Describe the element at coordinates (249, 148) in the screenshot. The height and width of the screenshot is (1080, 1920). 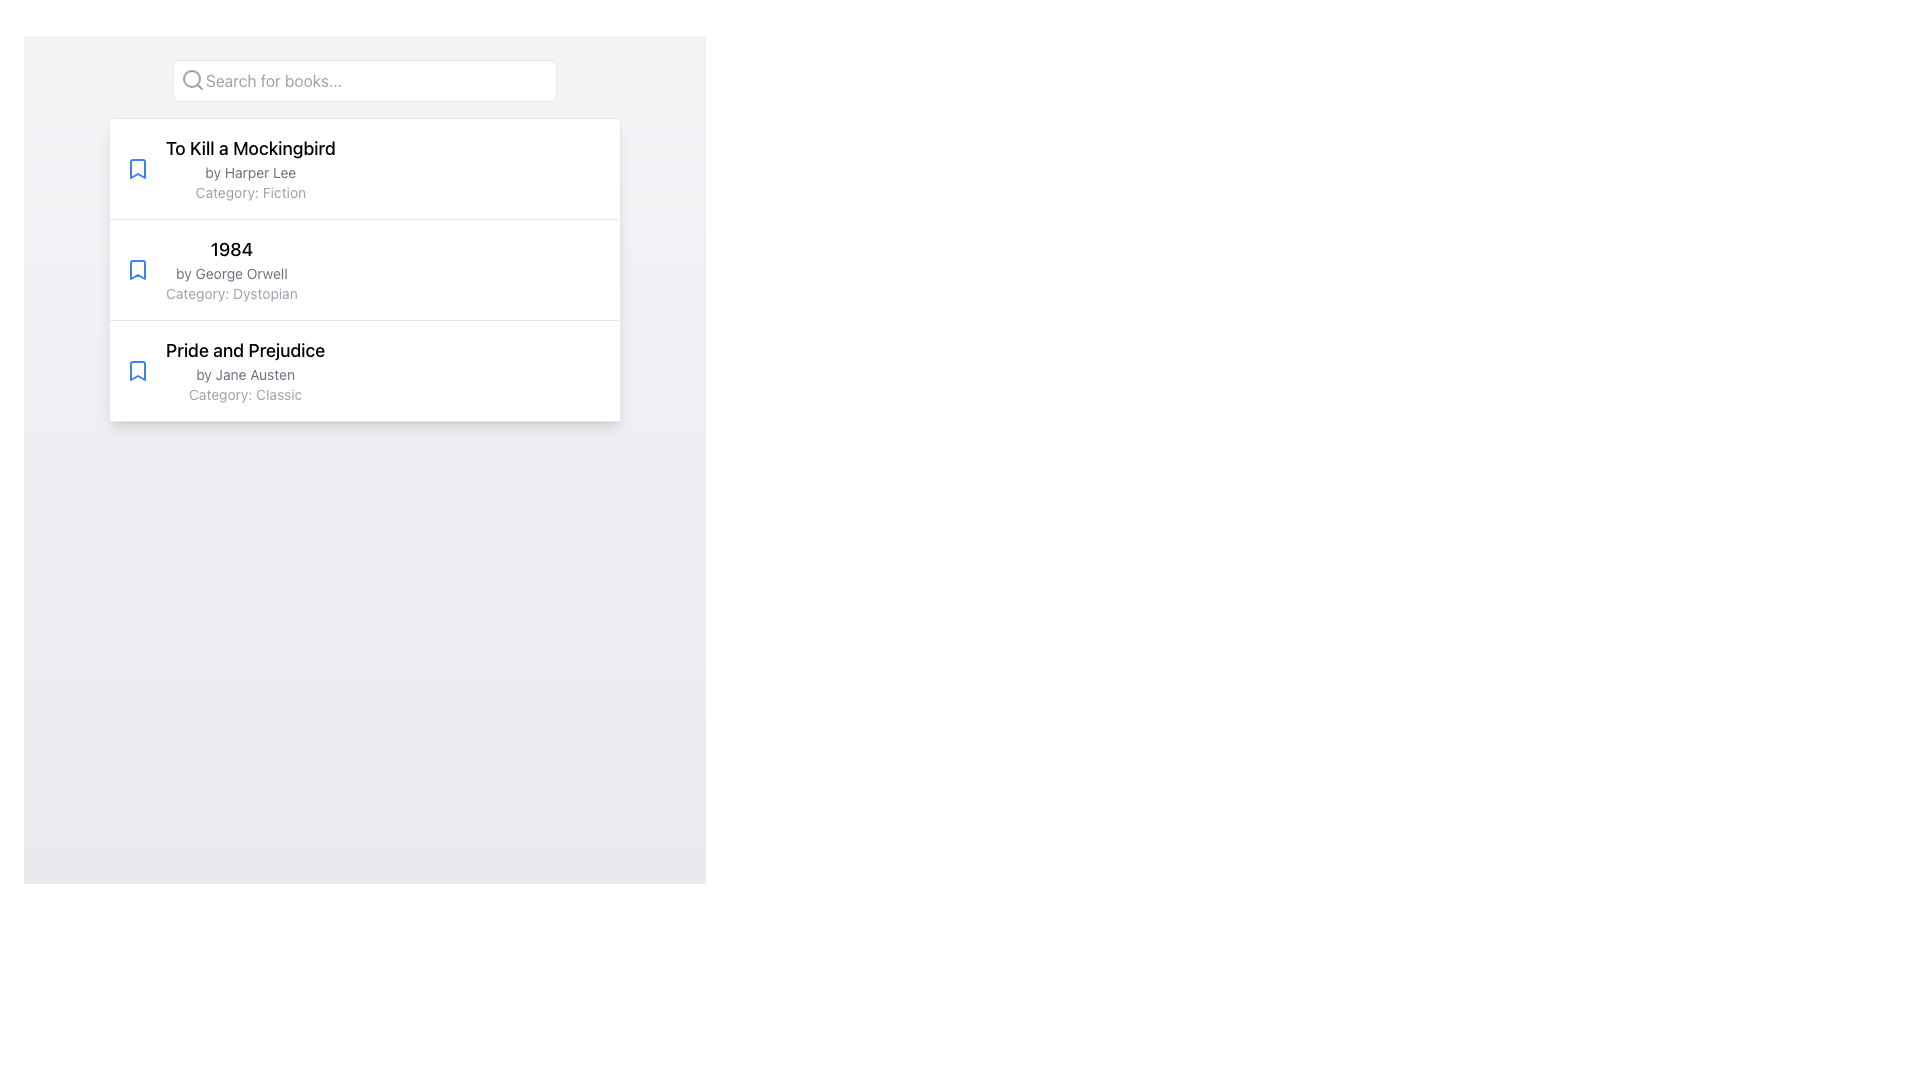
I see `the text label displaying 'To Kill a Mockingbird', which is in a larger, bold font style and aligned at the top left of its section` at that location.